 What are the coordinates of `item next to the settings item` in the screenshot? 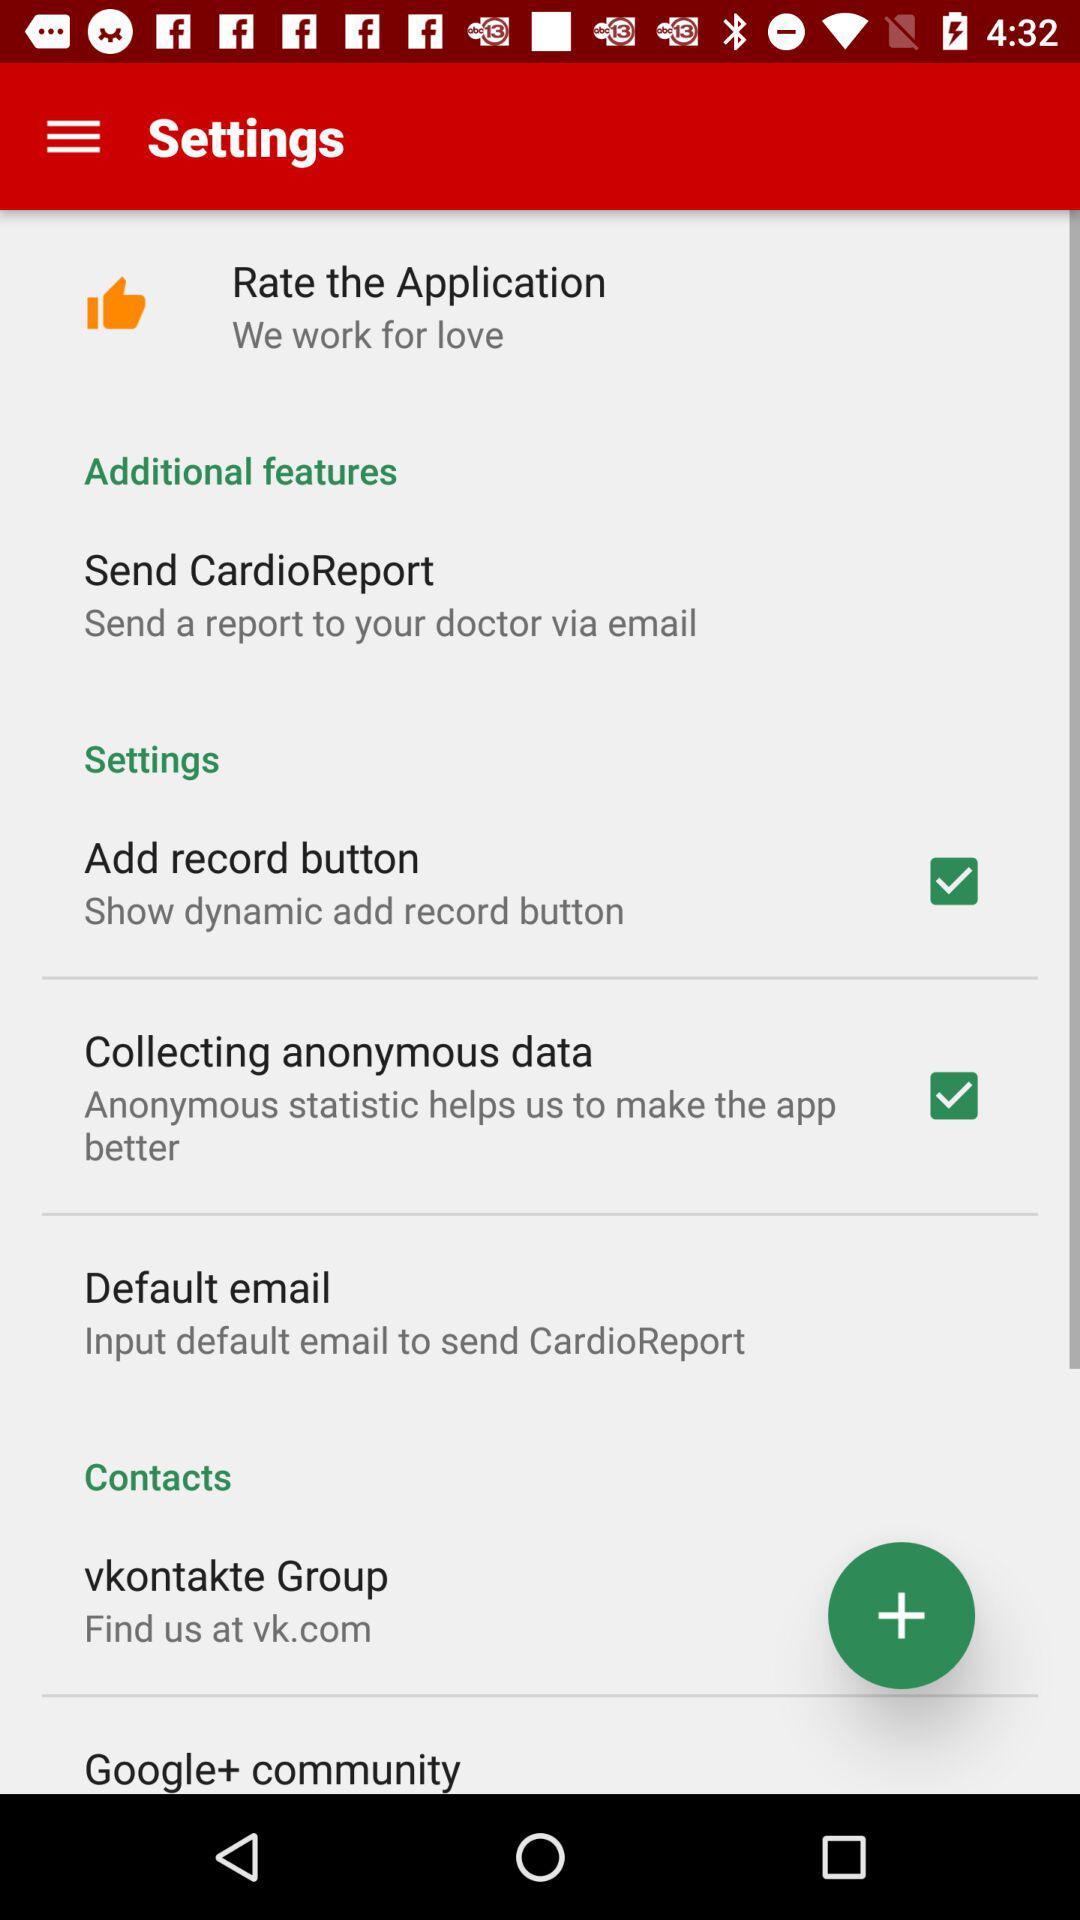 It's located at (72, 135).